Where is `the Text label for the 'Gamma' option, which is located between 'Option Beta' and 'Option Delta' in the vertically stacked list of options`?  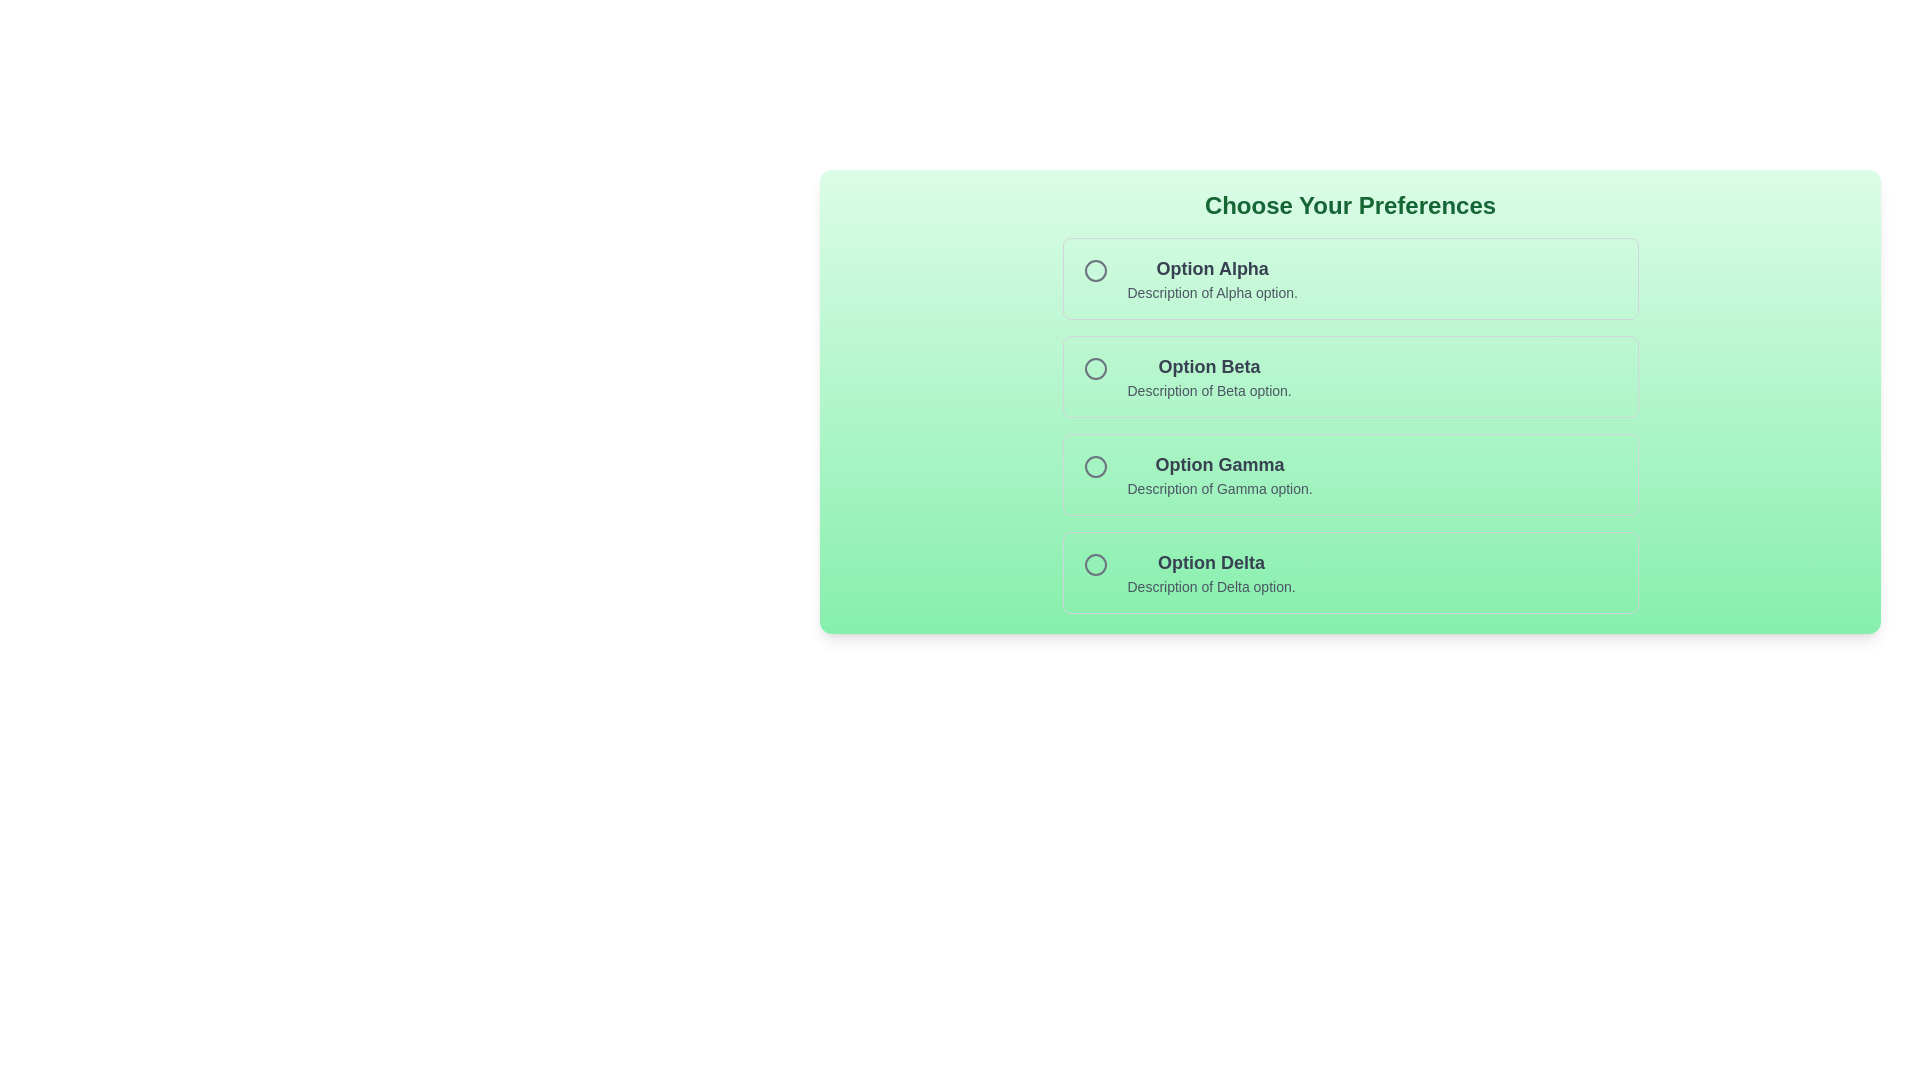 the Text label for the 'Gamma' option, which is located between 'Option Beta' and 'Option Delta' in the vertically stacked list of options is located at coordinates (1219, 465).